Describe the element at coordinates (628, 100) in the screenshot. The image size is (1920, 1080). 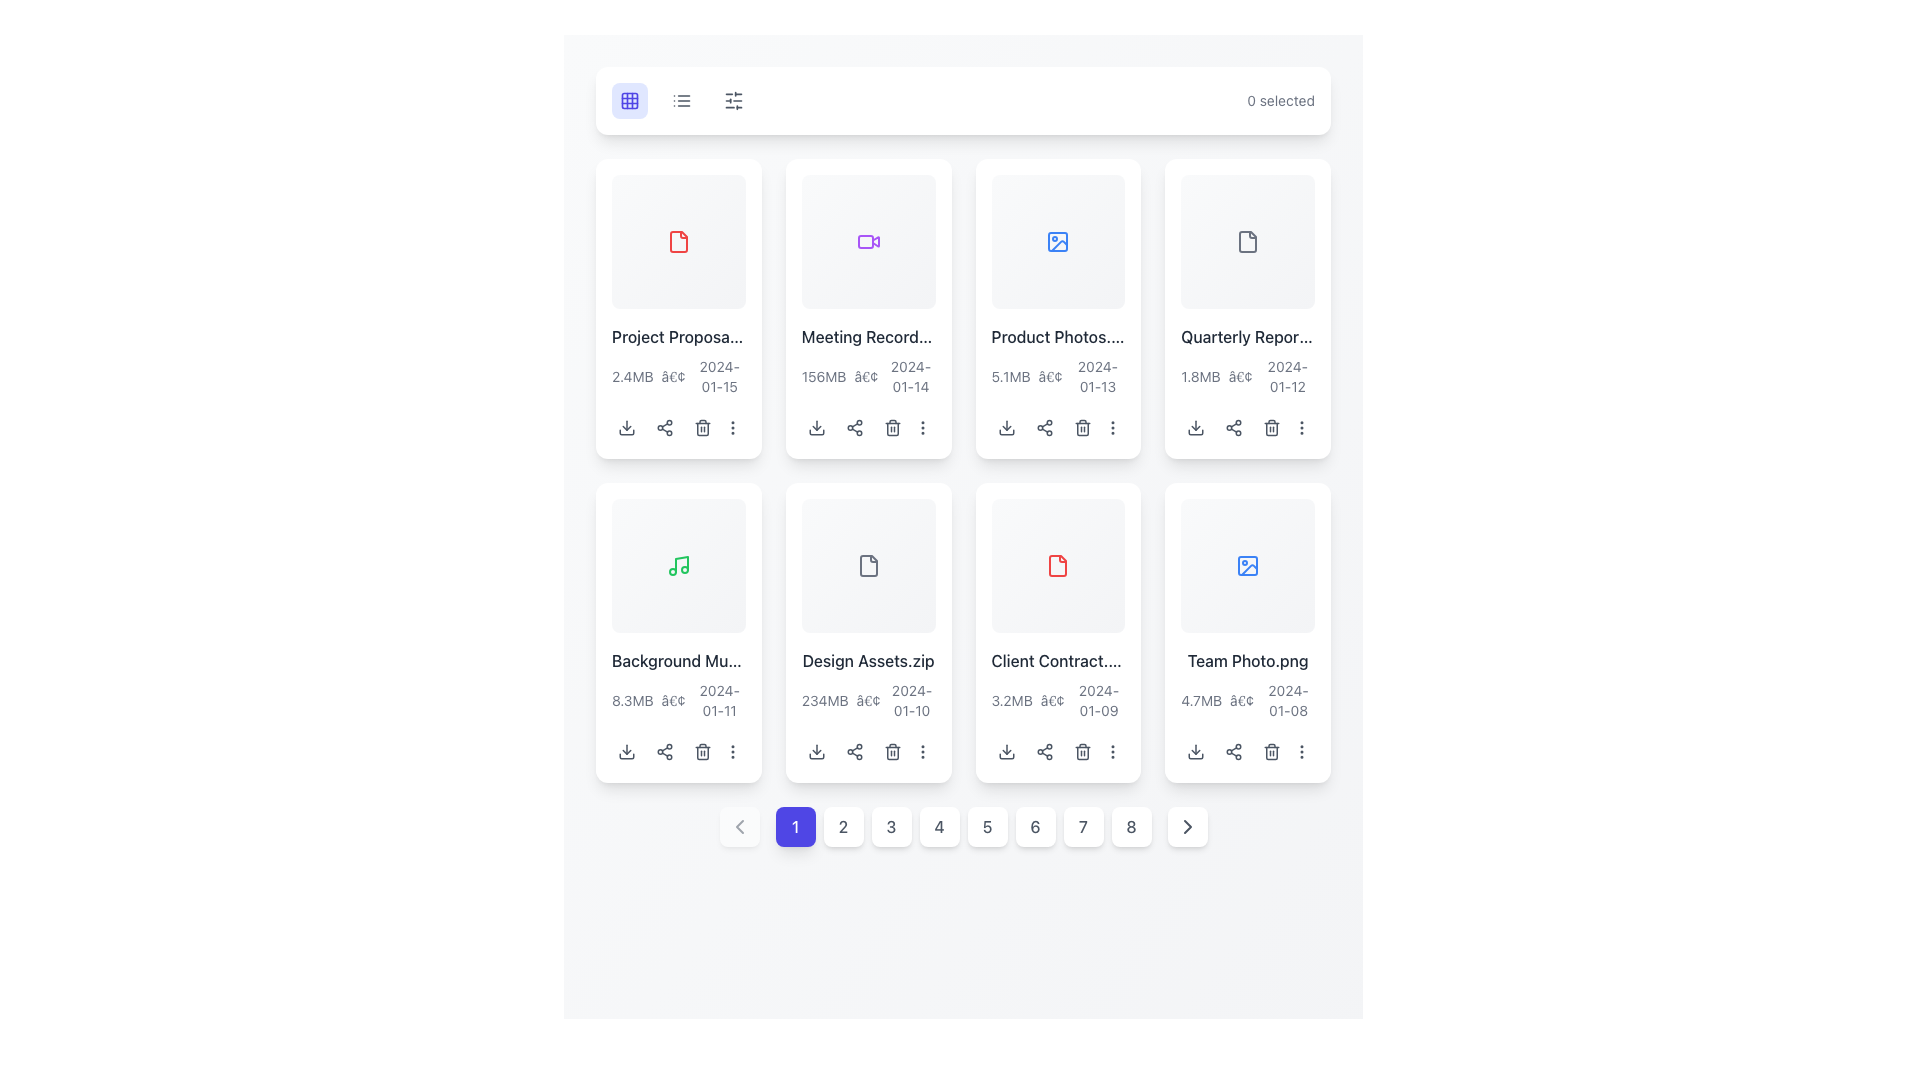
I see `the grid toggle button icon located at the top-left corner of the interface` at that location.